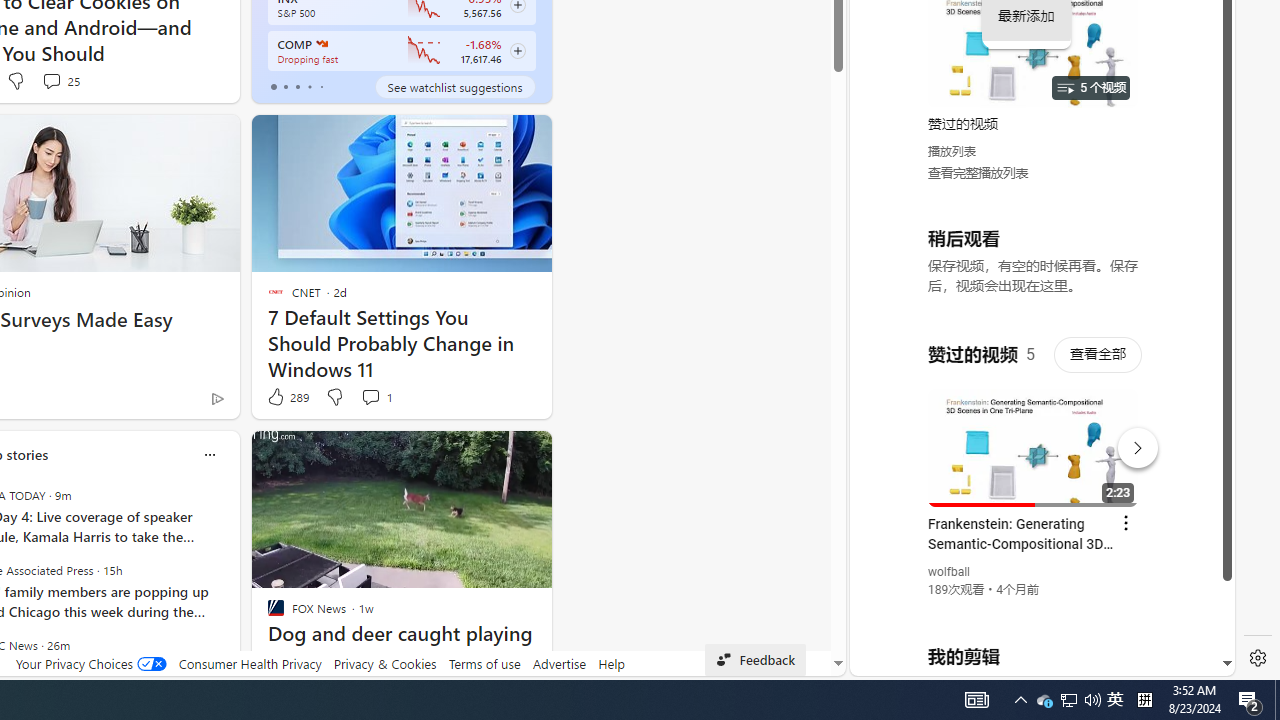 The width and height of the screenshot is (1280, 720). Describe the element at coordinates (60, 80) in the screenshot. I see `'View comments 25 Comment'` at that location.